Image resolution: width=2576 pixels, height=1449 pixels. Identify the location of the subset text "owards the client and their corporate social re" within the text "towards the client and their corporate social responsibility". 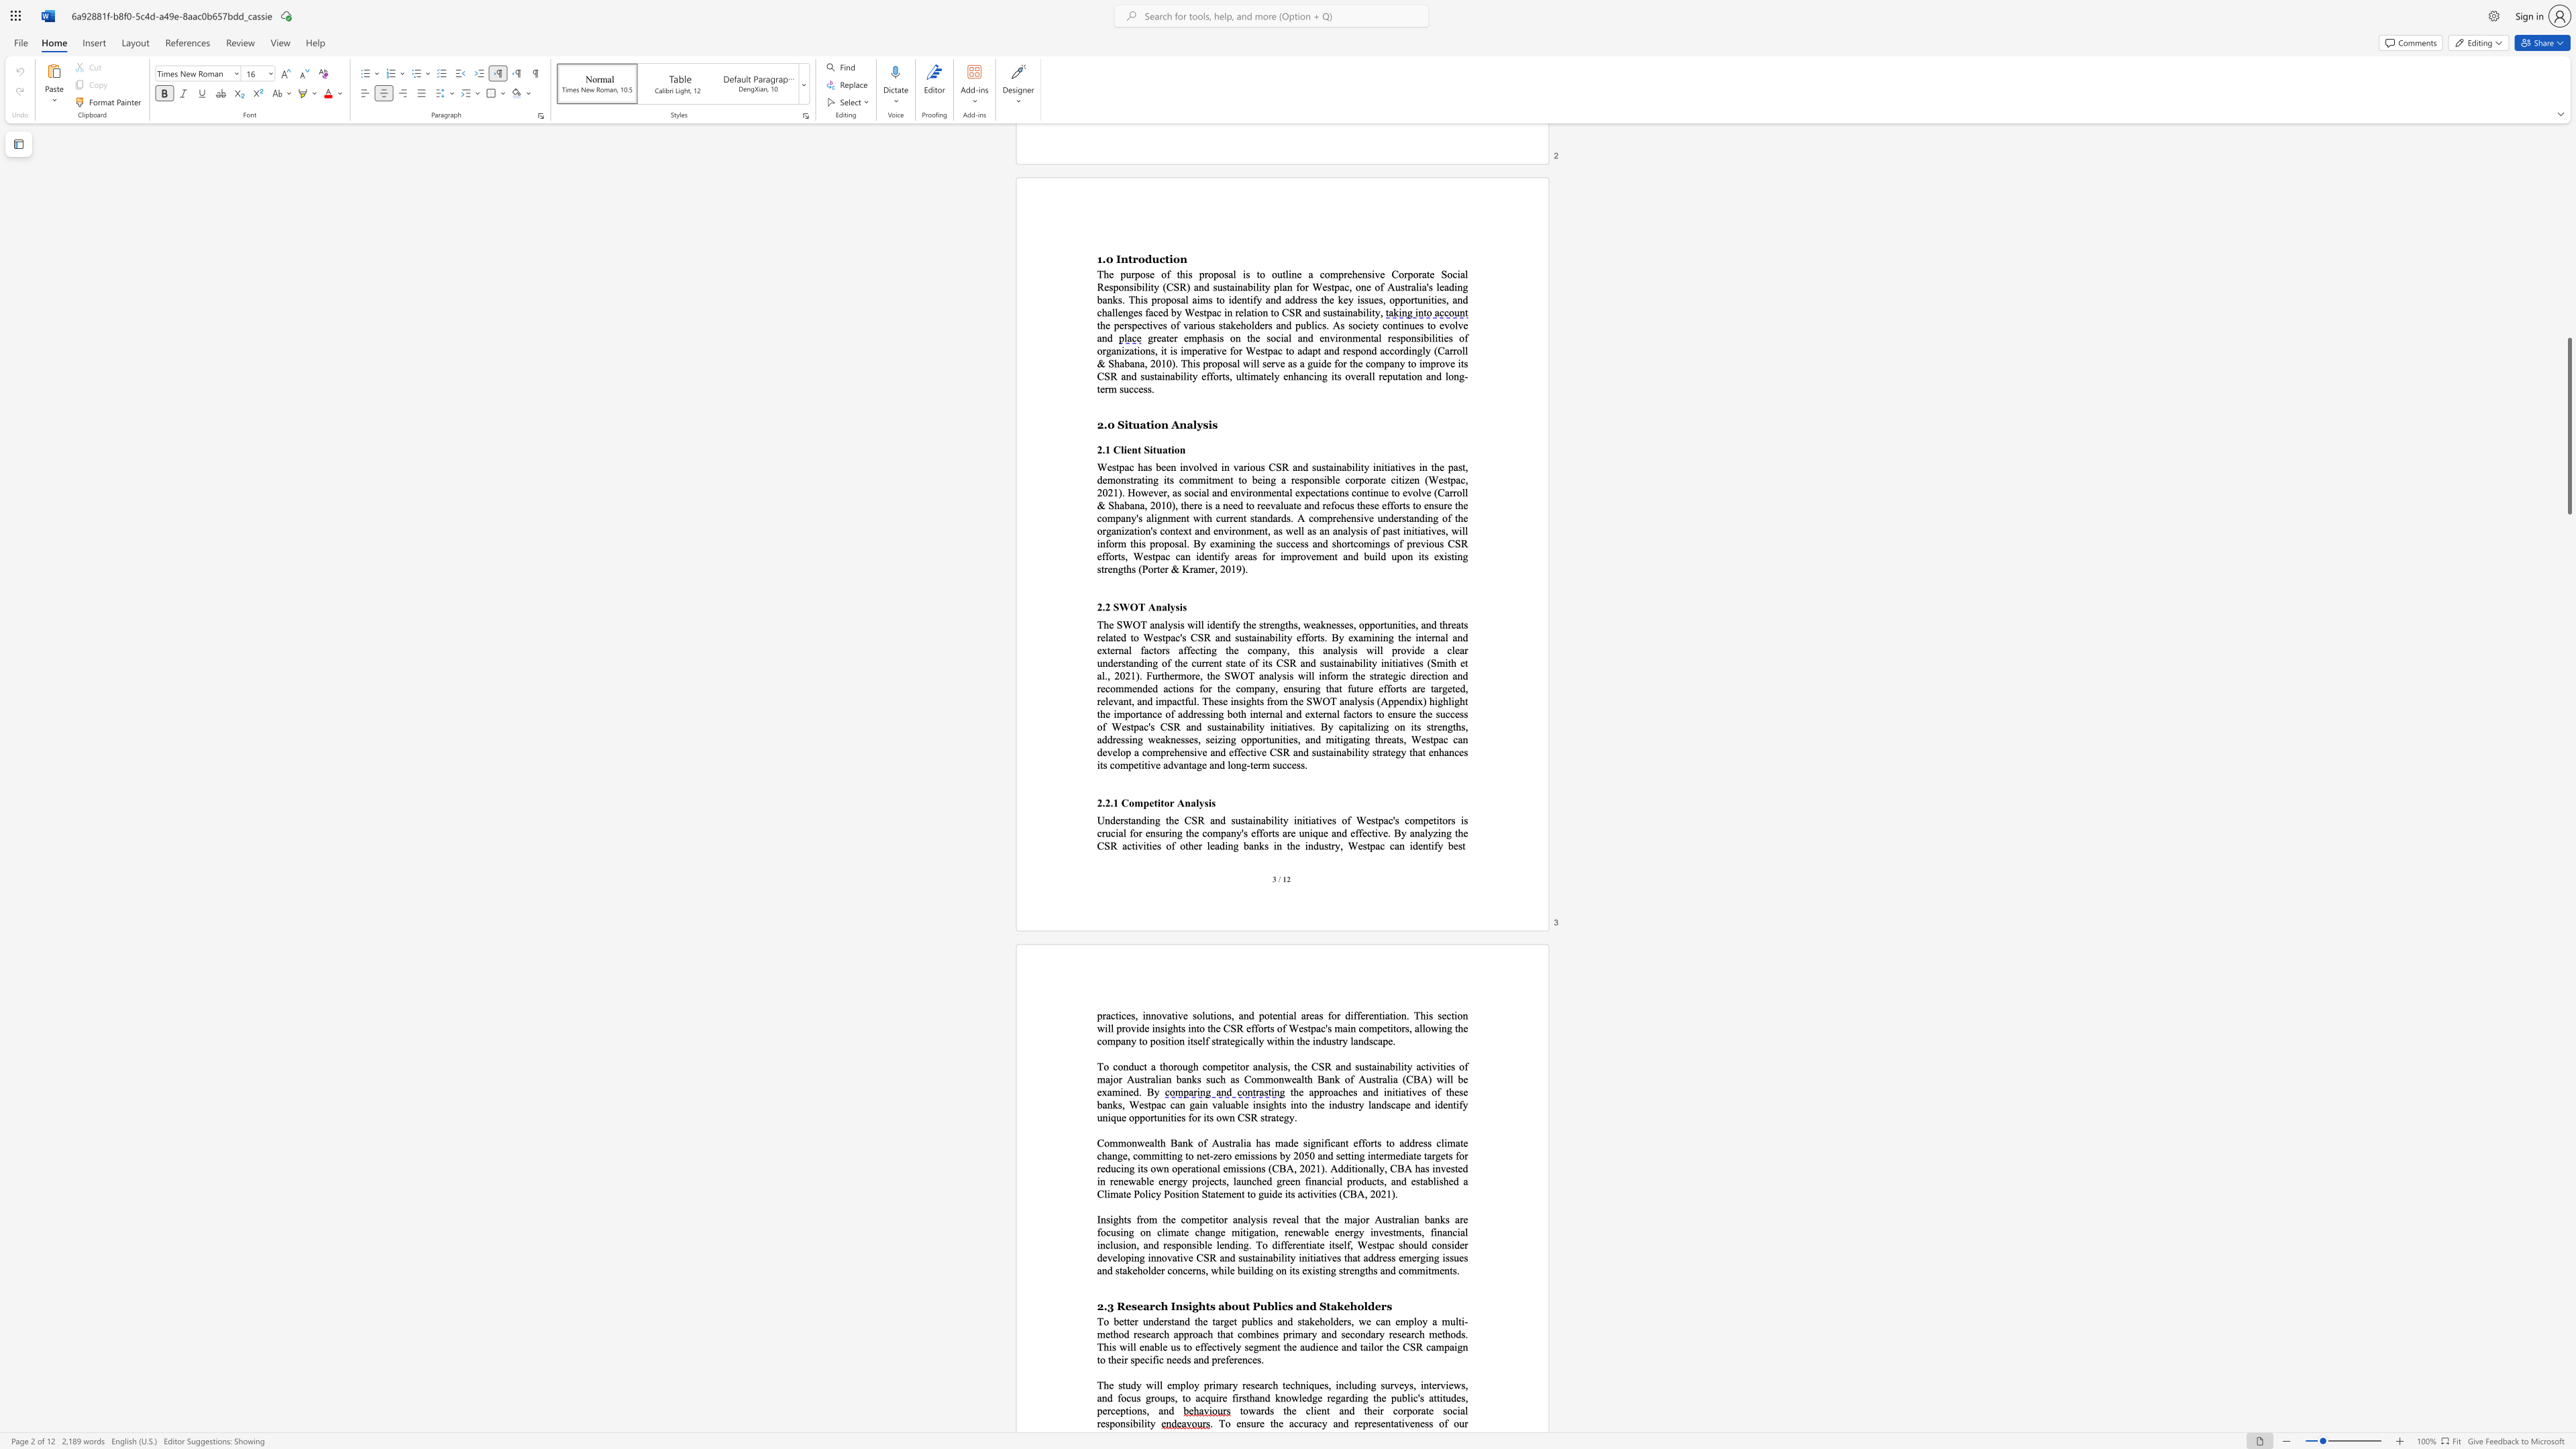
(1242, 1409).